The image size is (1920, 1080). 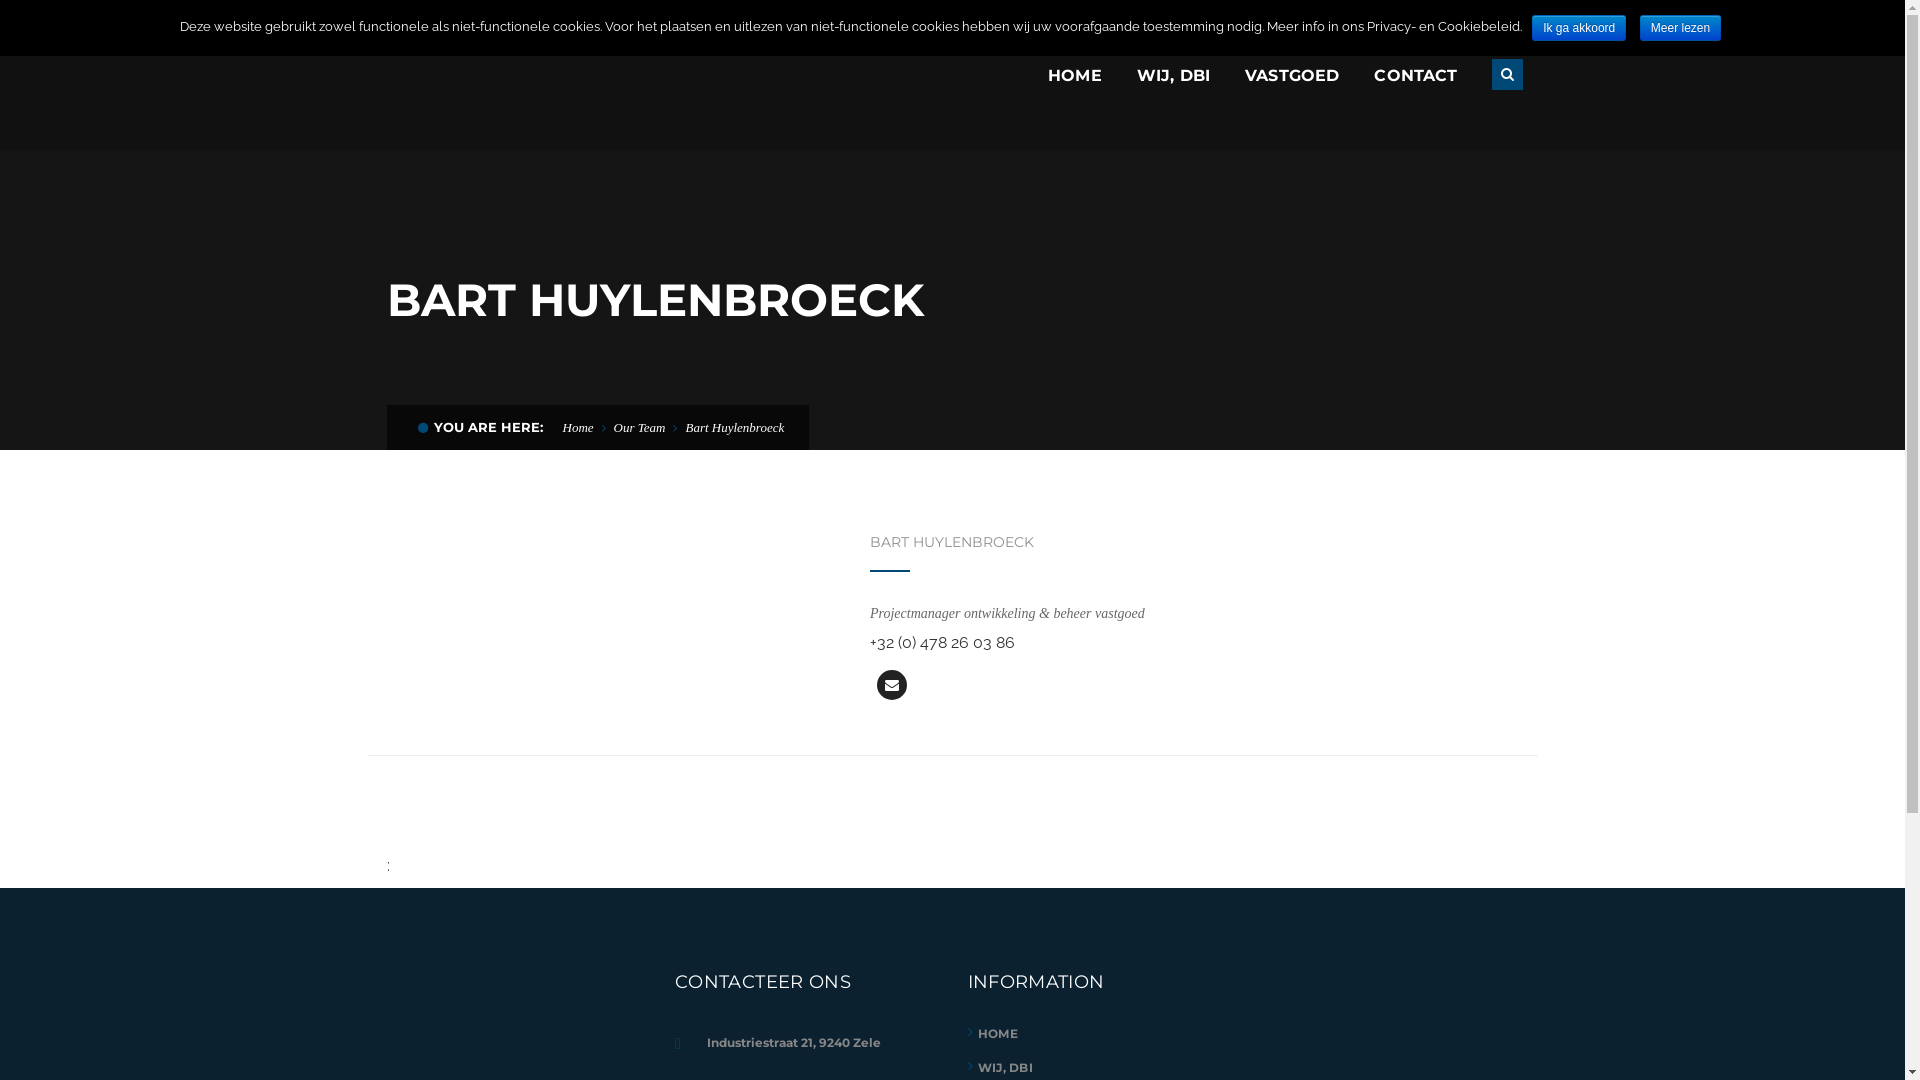 What do you see at coordinates (532, 72) in the screenshot?
I see `'DBI - Succesvol ondernemen in vastgoed'` at bounding box center [532, 72].